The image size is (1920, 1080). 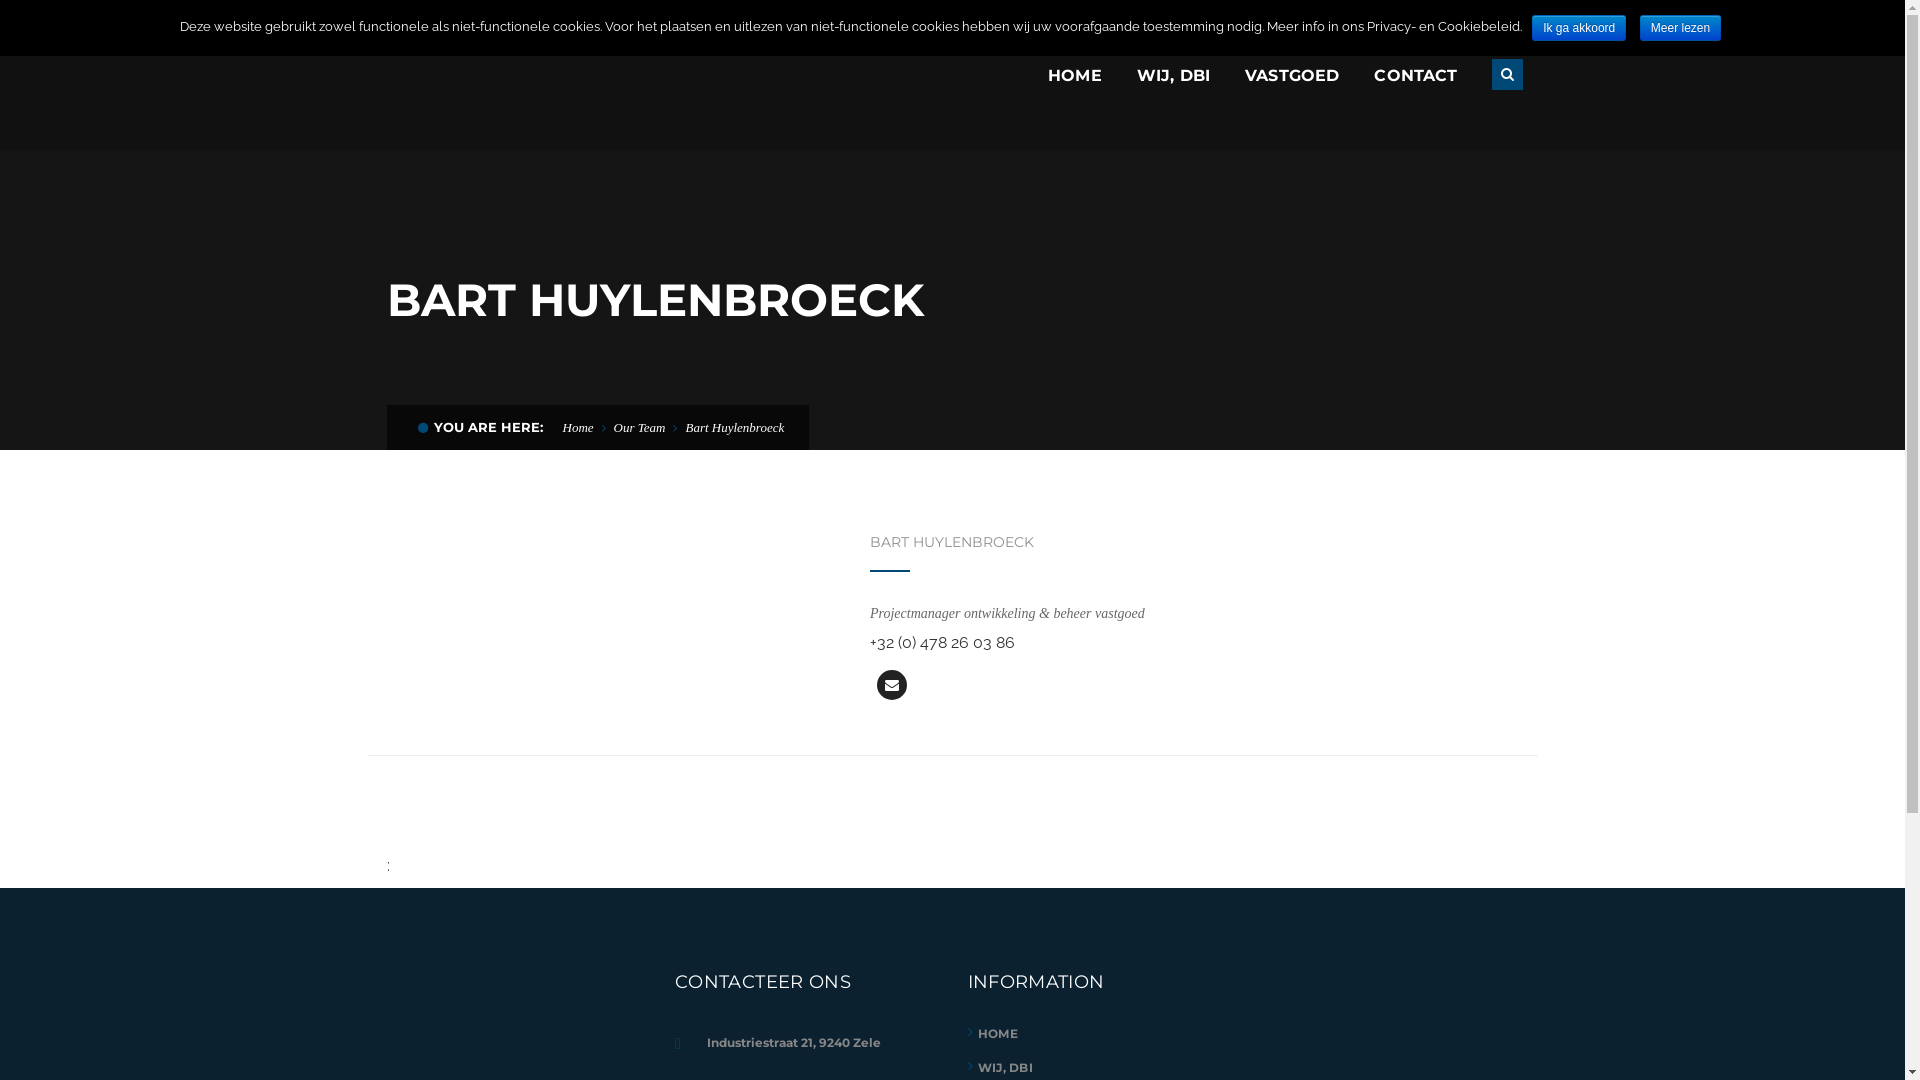 What do you see at coordinates (532, 72) in the screenshot?
I see `'DBI - Succesvol ondernemen in vastgoed'` at bounding box center [532, 72].